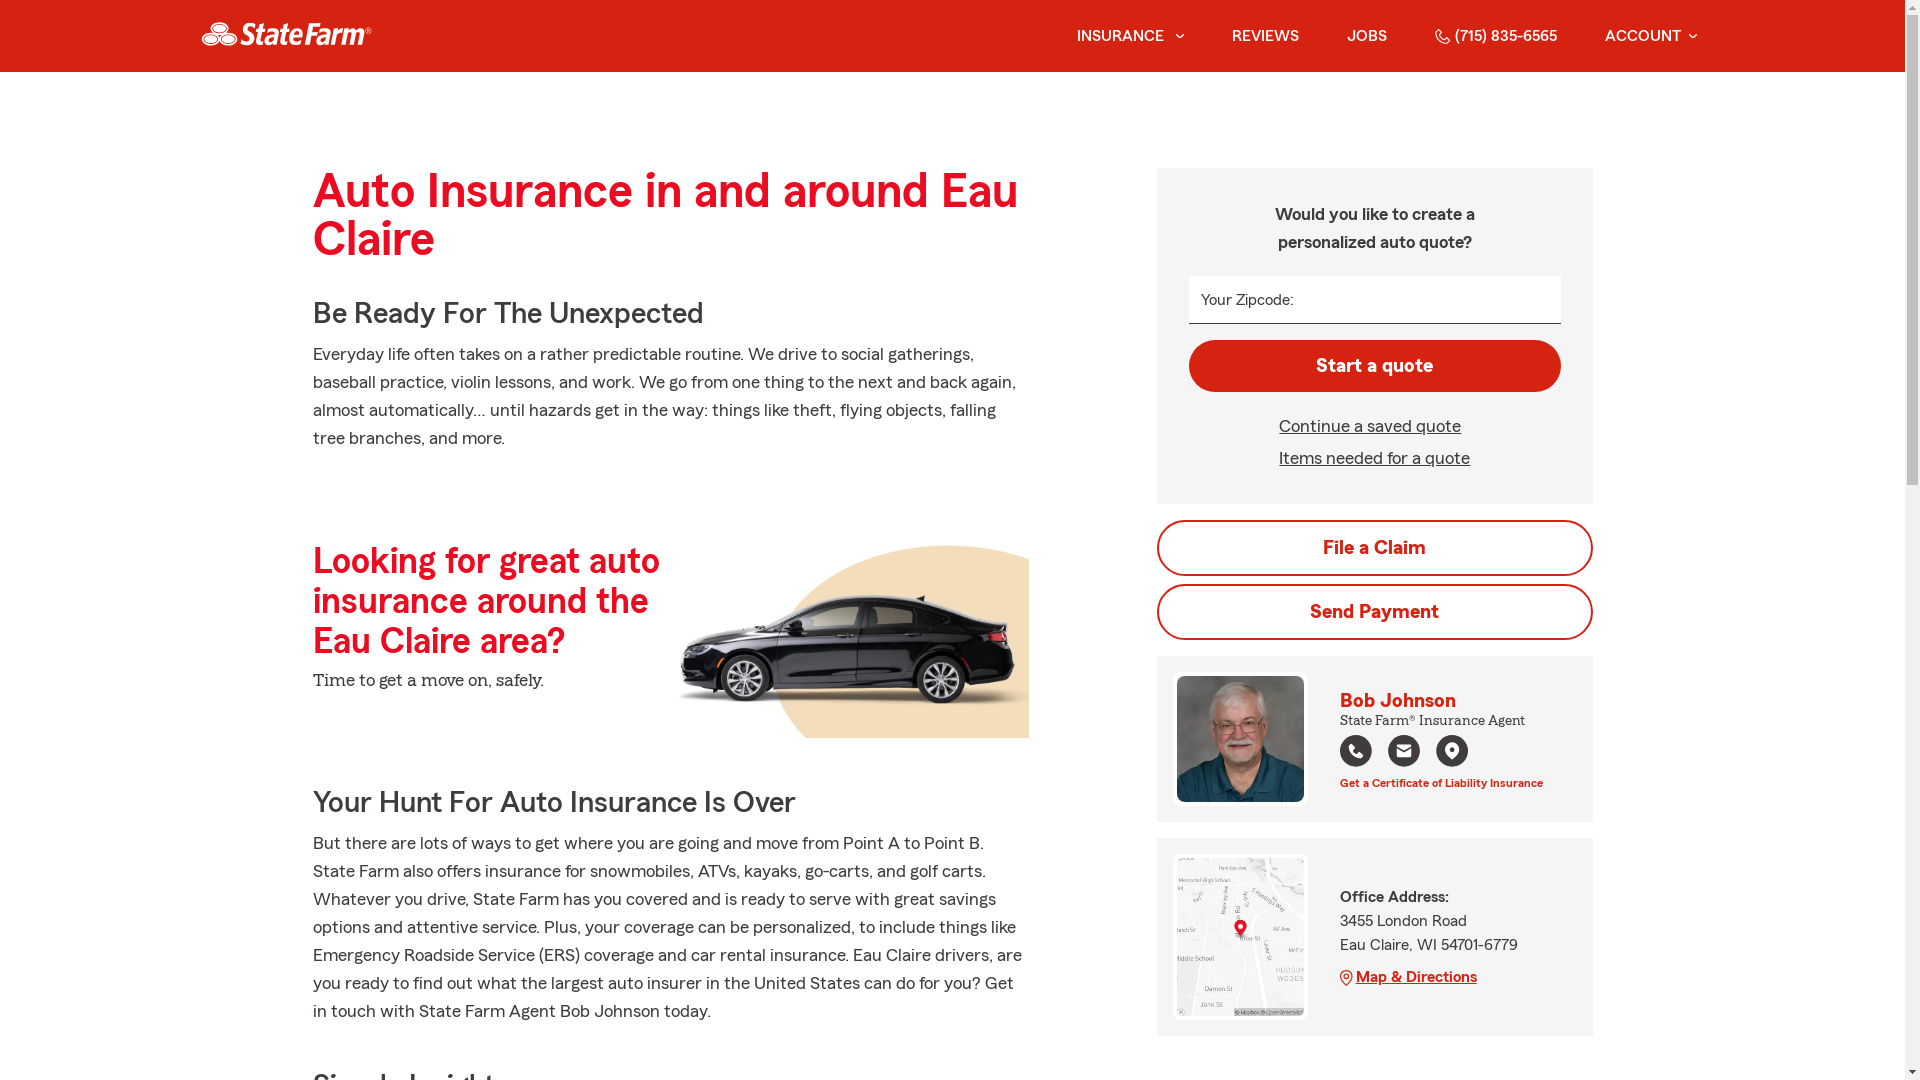 This screenshot has width=1920, height=1080. What do you see at coordinates (1441, 779) in the screenshot?
I see `'Get a Certificate of Liability Insurance'` at bounding box center [1441, 779].